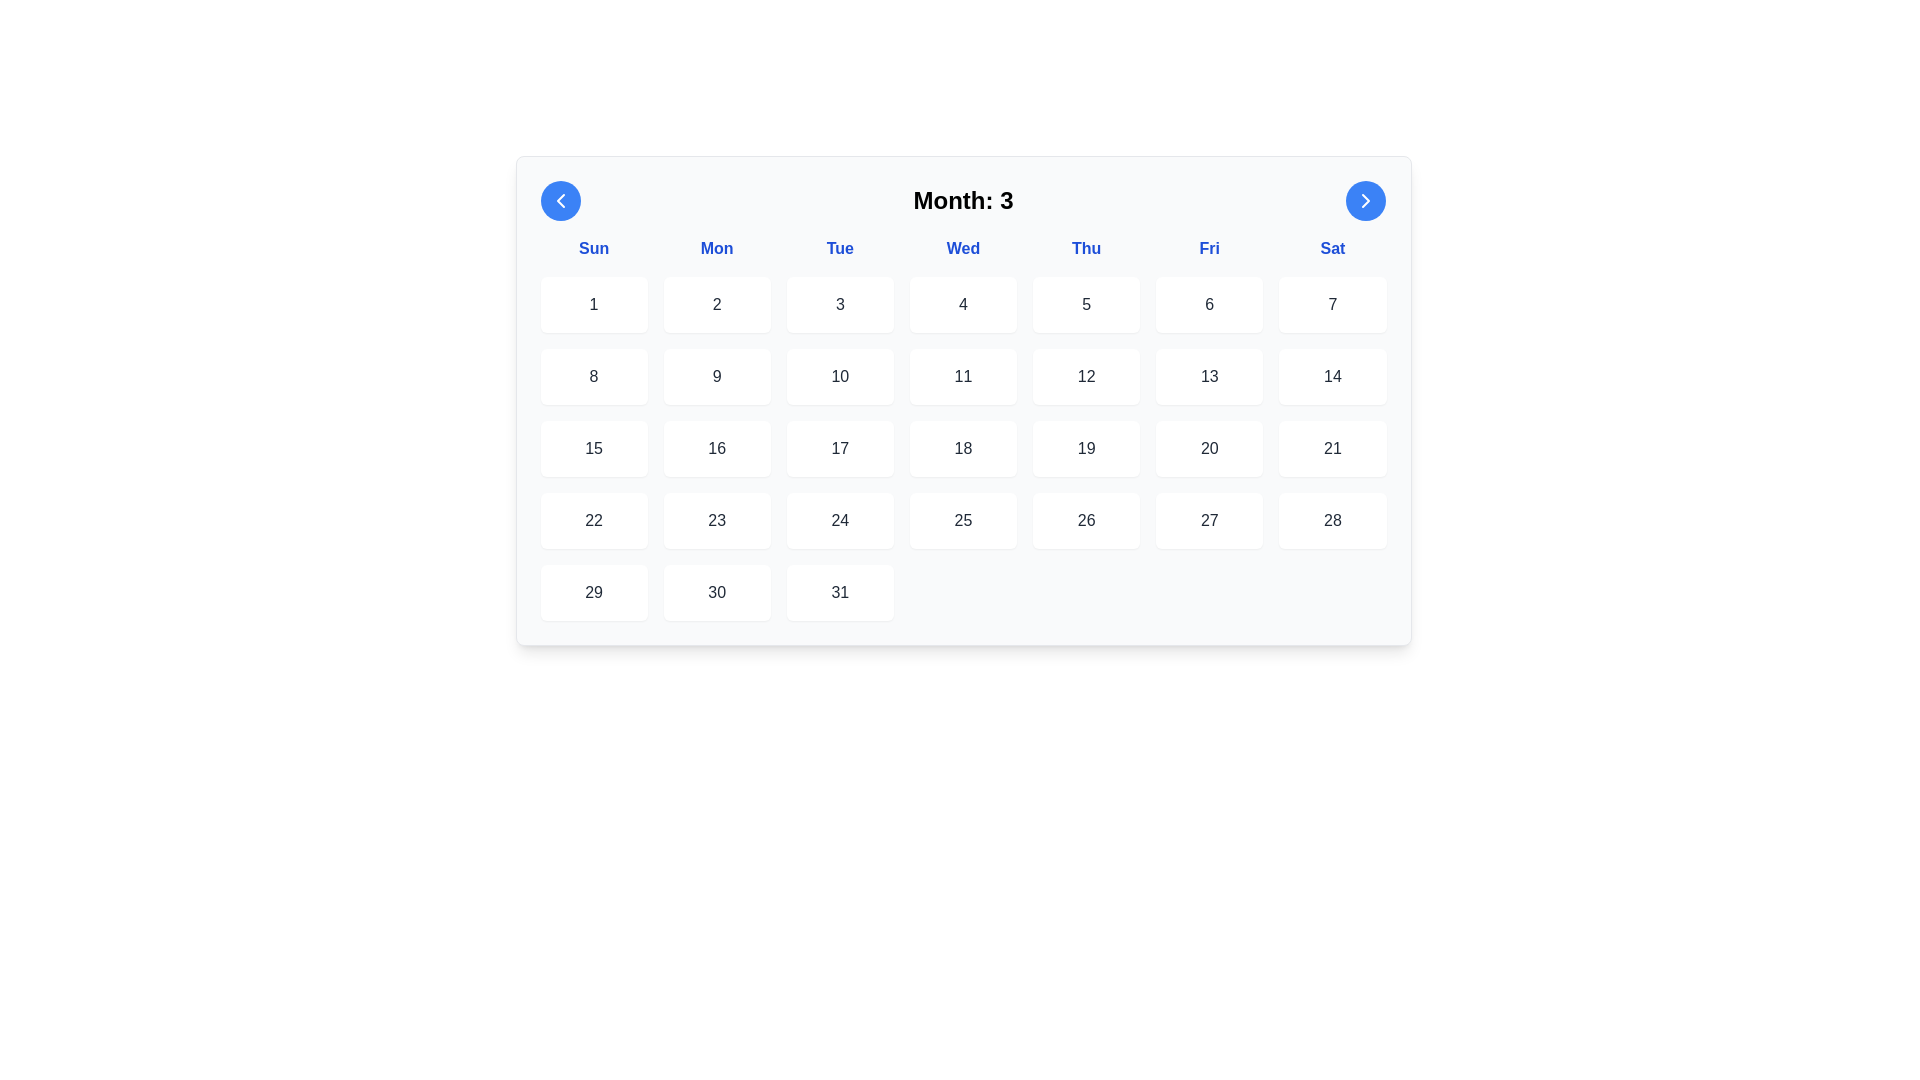 The width and height of the screenshot is (1920, 1080). What do you see at coordinates (1332, 248) in the screenshot?
I see `the static text label element that displays 'Saturday', which is the rightmost cell in the weekday headers grid` at bounding box center [1332, 248].